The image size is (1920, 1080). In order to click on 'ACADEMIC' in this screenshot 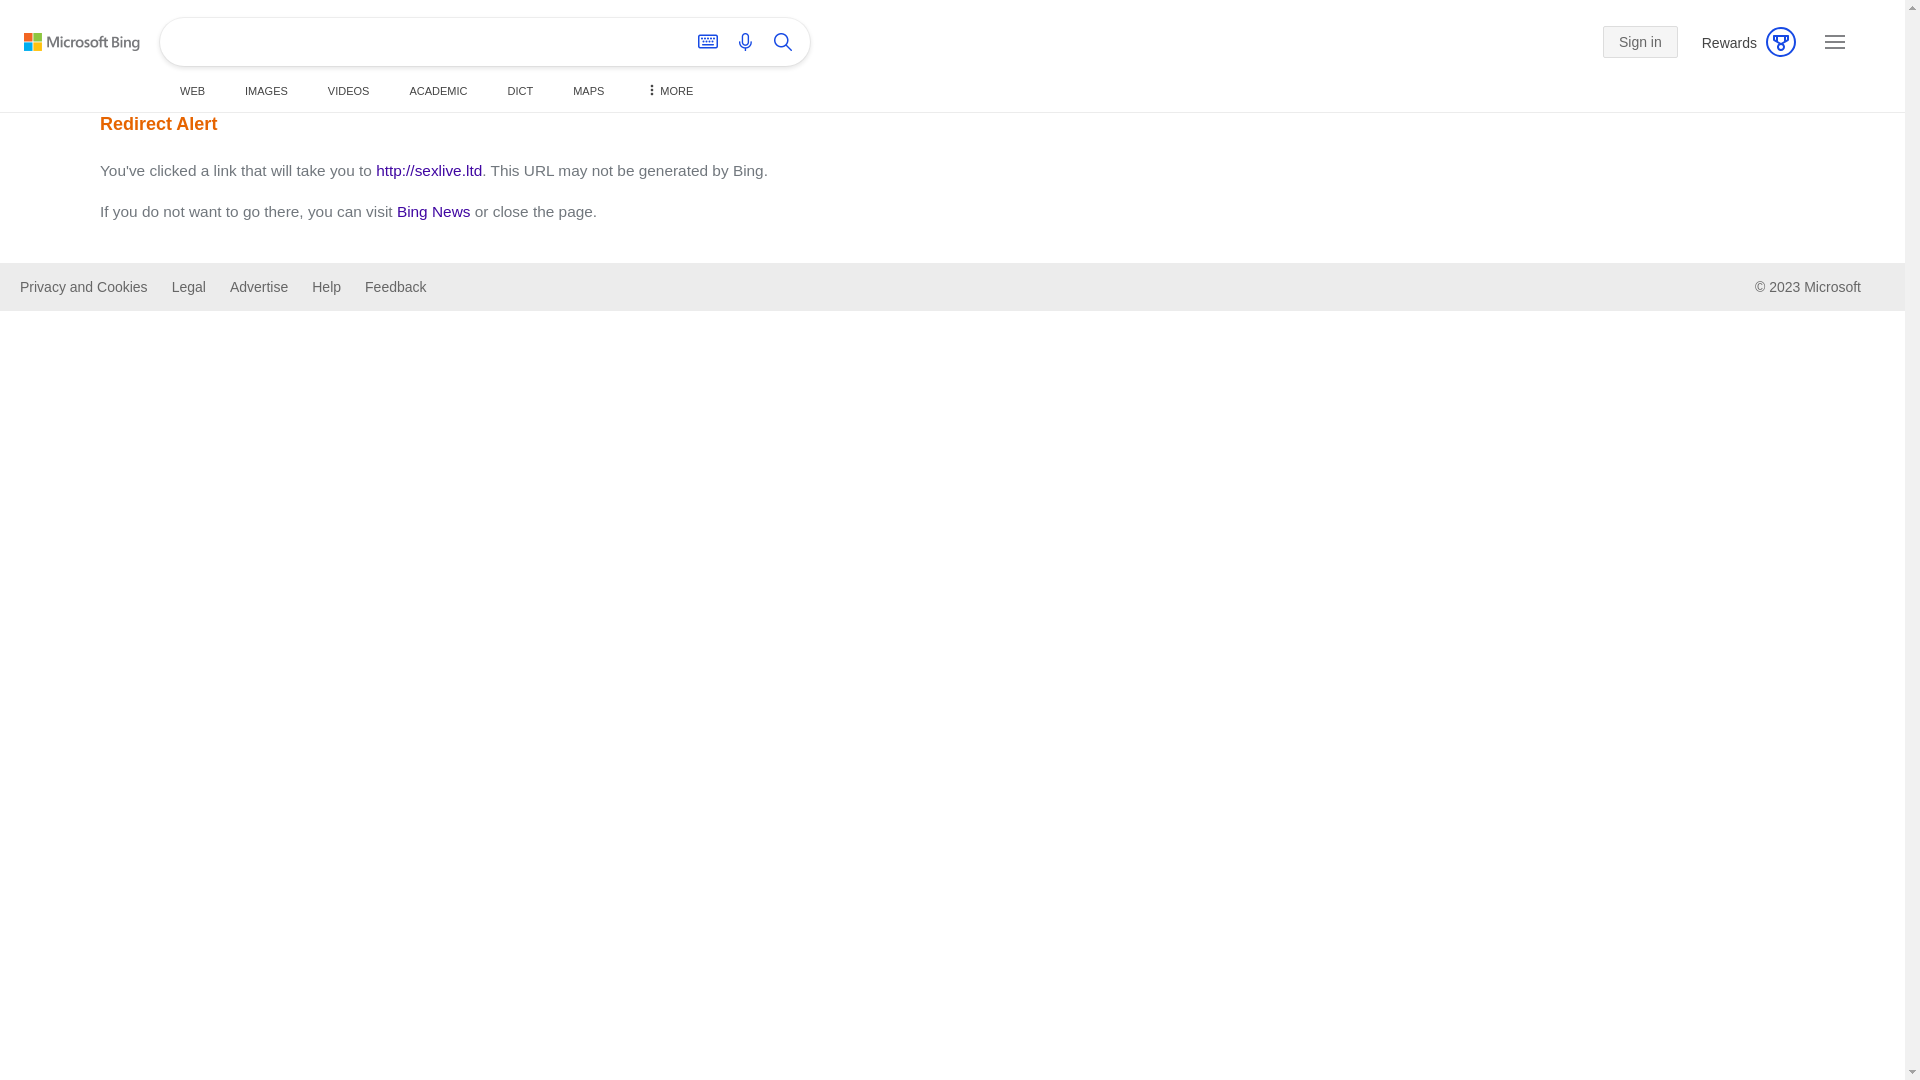, I will do `click(400, 91)`.